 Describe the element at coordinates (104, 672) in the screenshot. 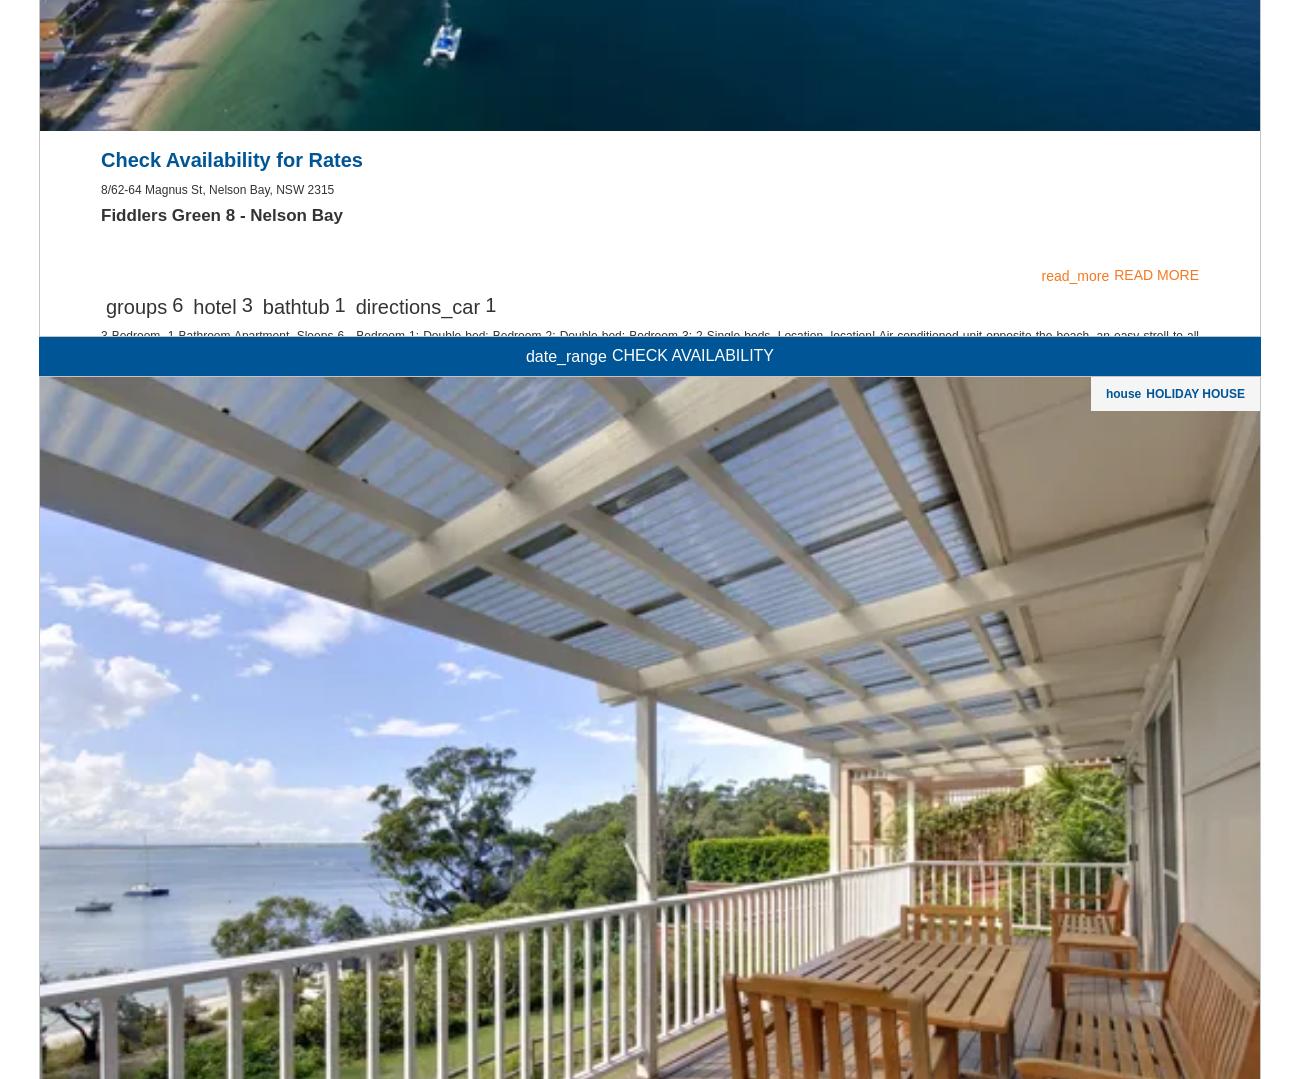

I see `'Owner Login'` at that location.